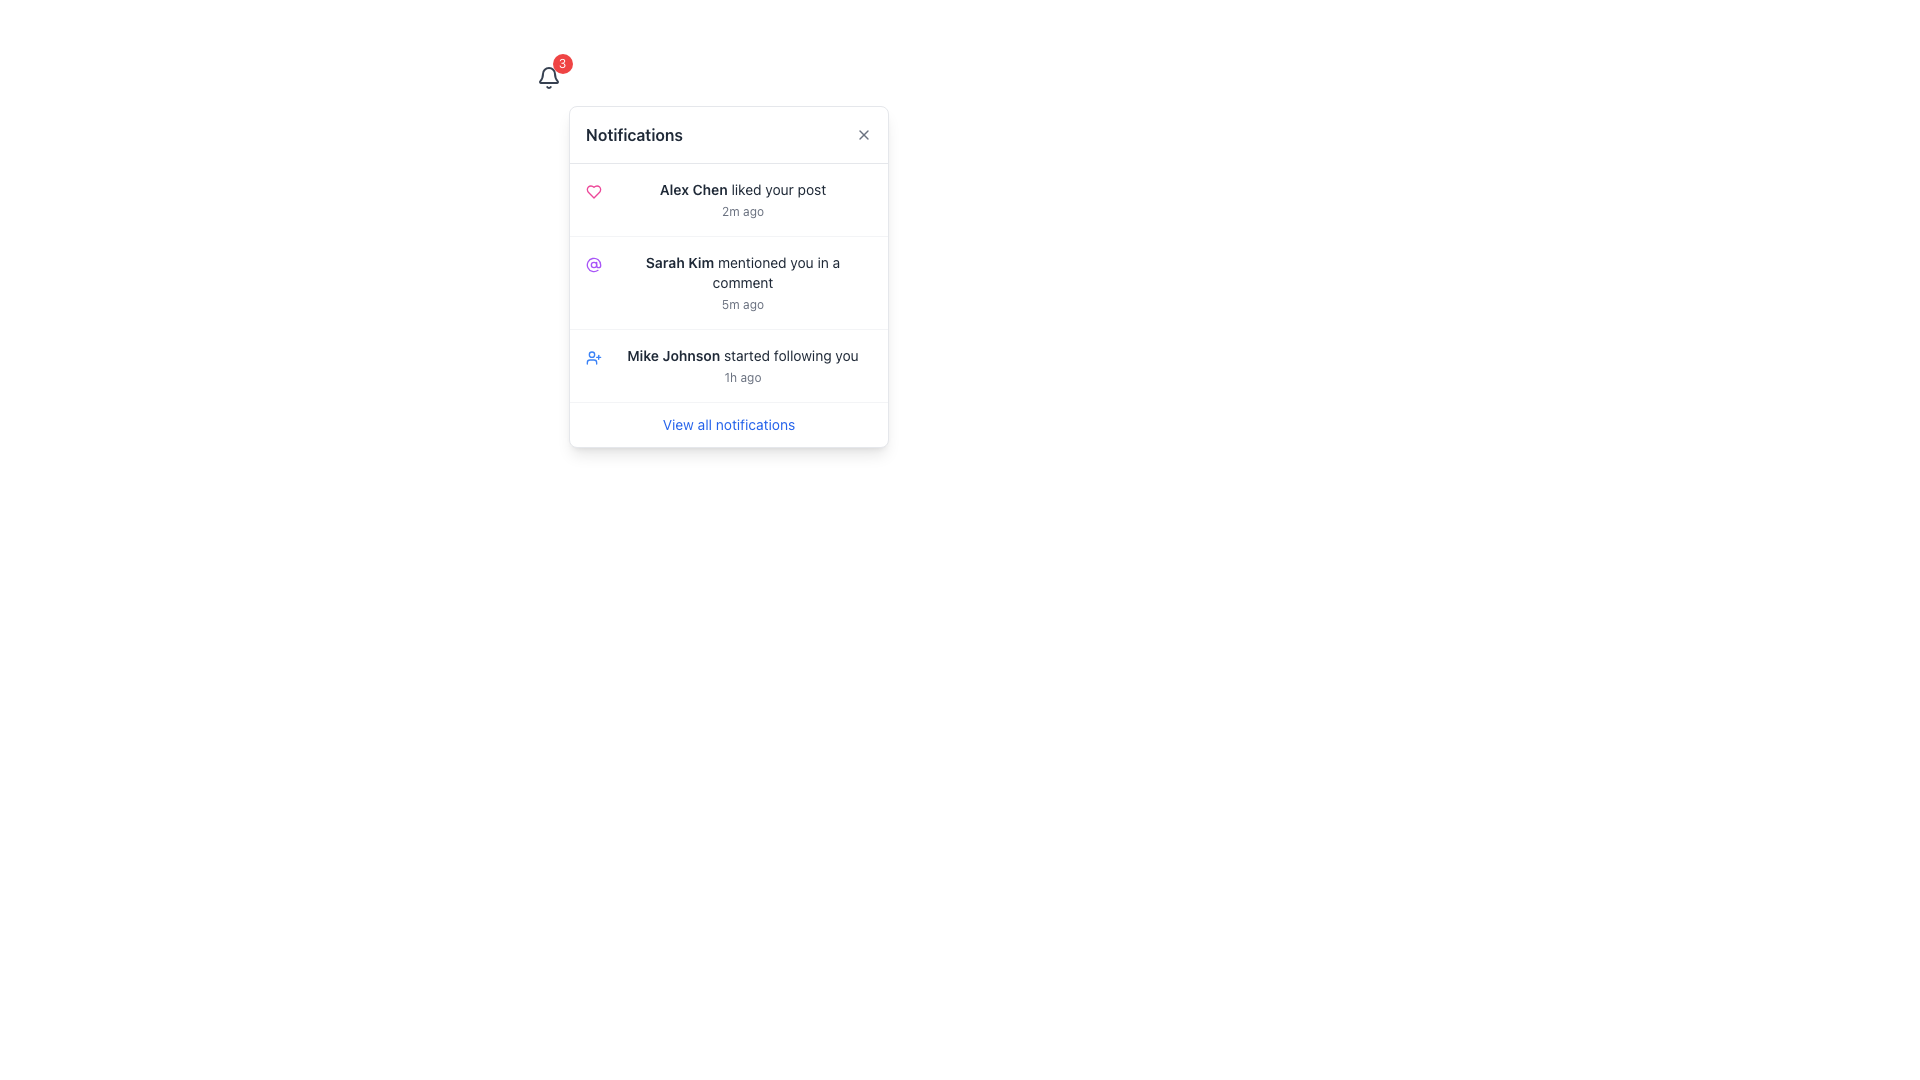 Image resolution: width=1920 pixels, height=1080 pixels. What do you see at coordinates (728, 277) in the screenshot?
I see `the second notification about a user mentioning another user in a comment` at bounding box center [728, 277].